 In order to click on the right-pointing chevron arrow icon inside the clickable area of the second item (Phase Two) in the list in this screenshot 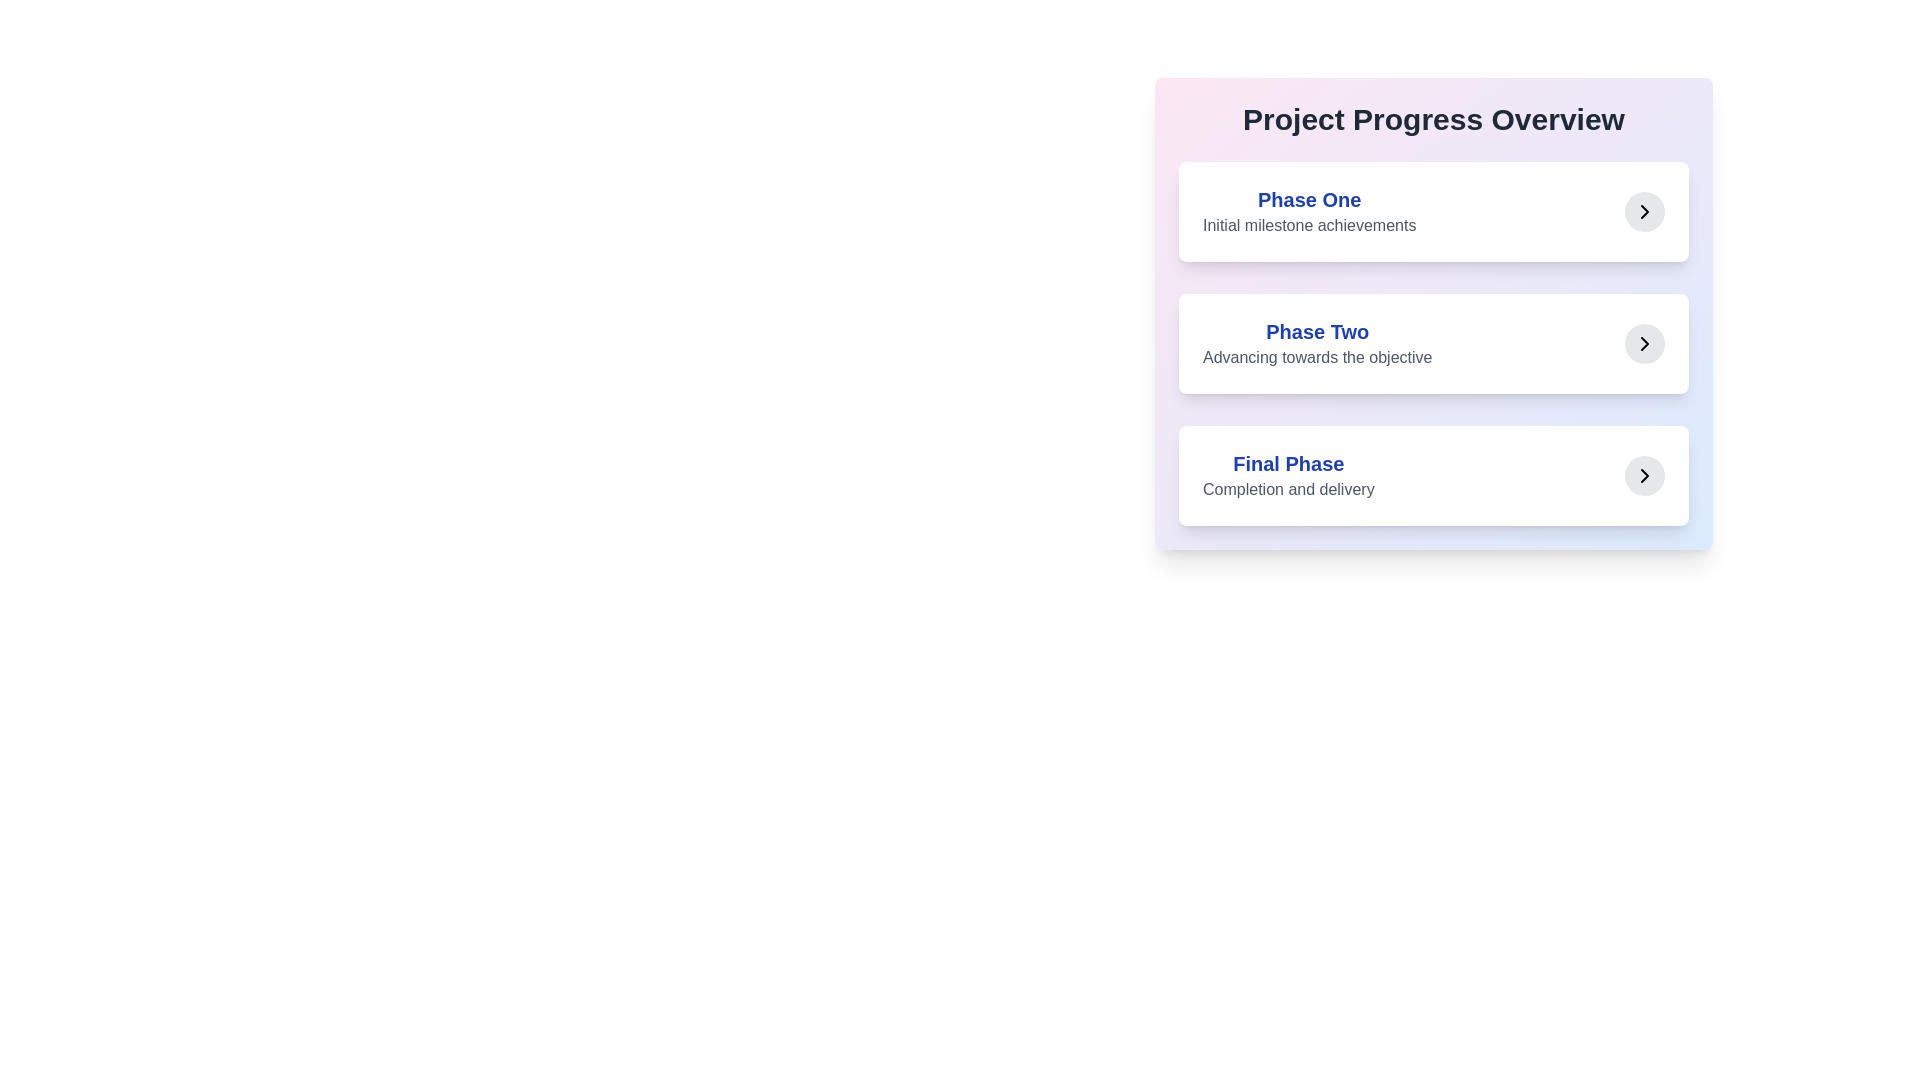, I will do `click(1645, 342)`.